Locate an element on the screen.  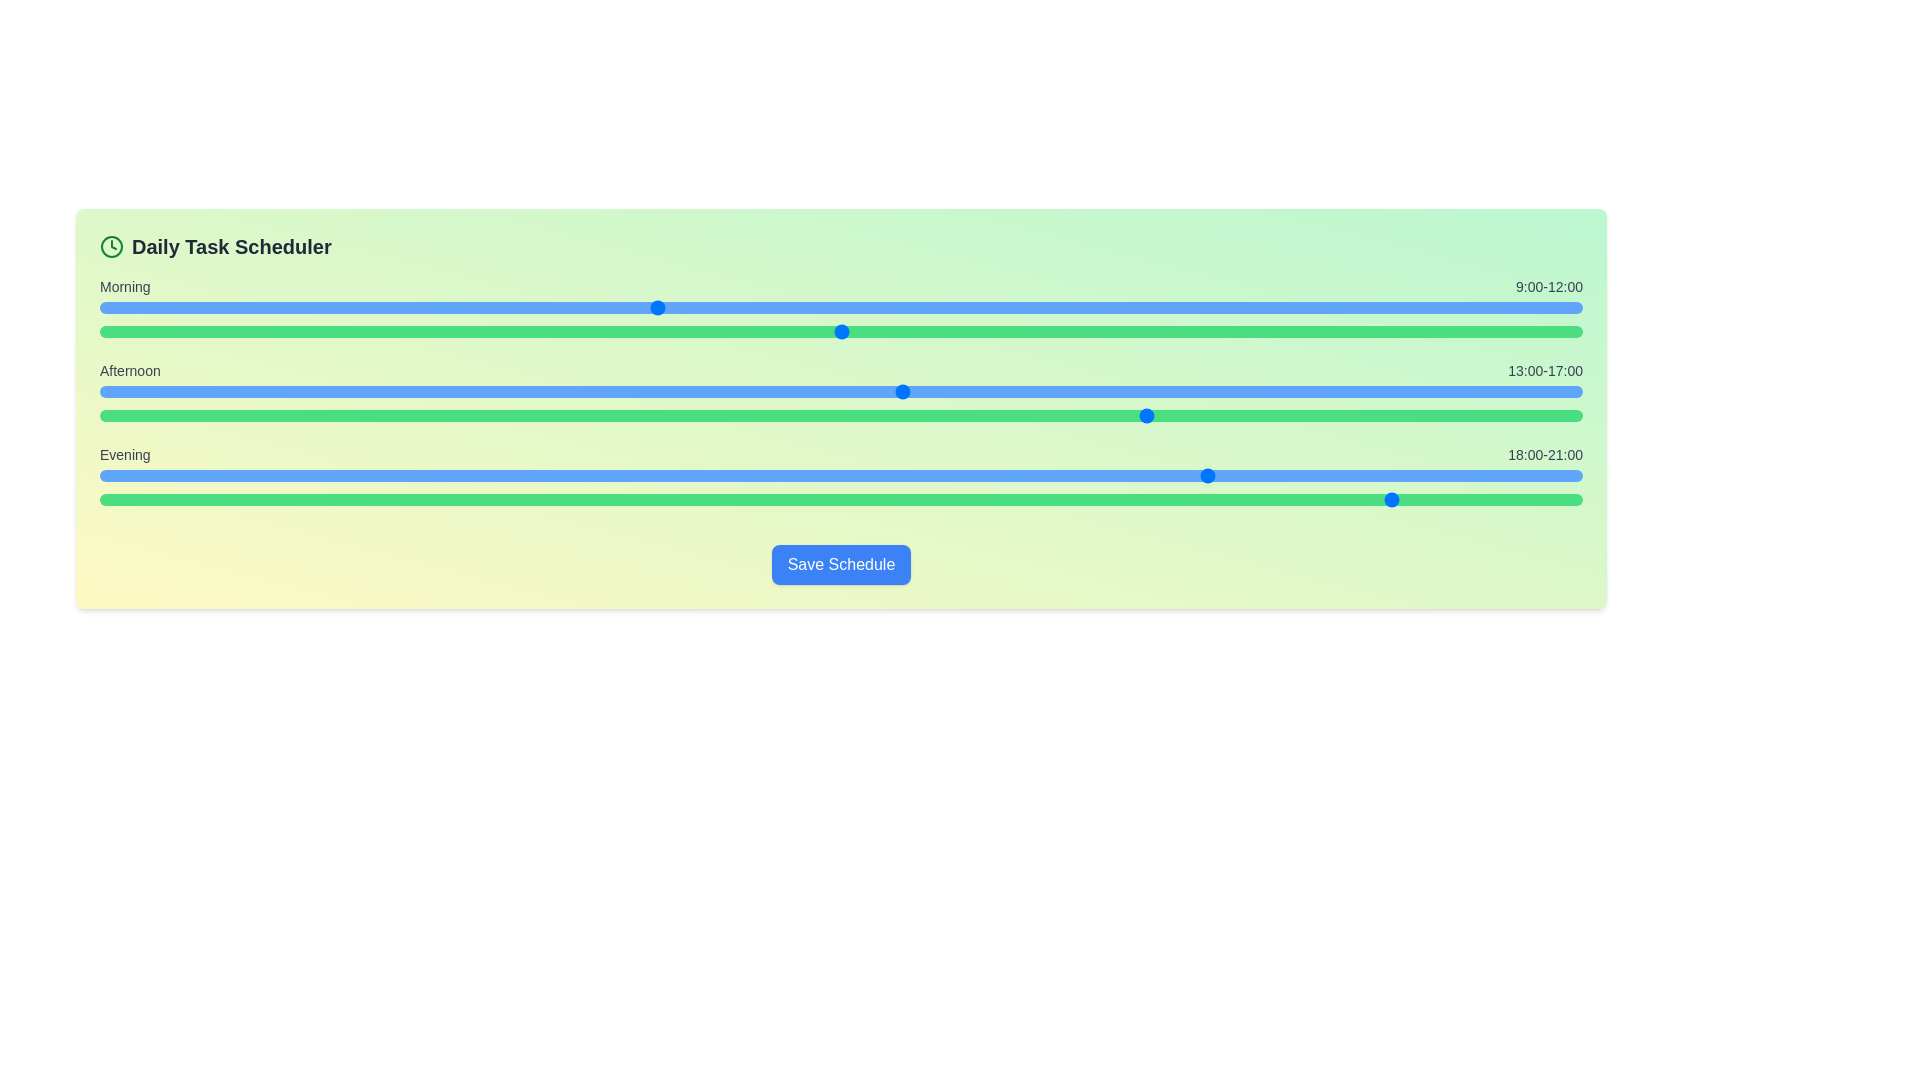
the start time for the Morning period to 6 hours is located at coordinates (469, 308).